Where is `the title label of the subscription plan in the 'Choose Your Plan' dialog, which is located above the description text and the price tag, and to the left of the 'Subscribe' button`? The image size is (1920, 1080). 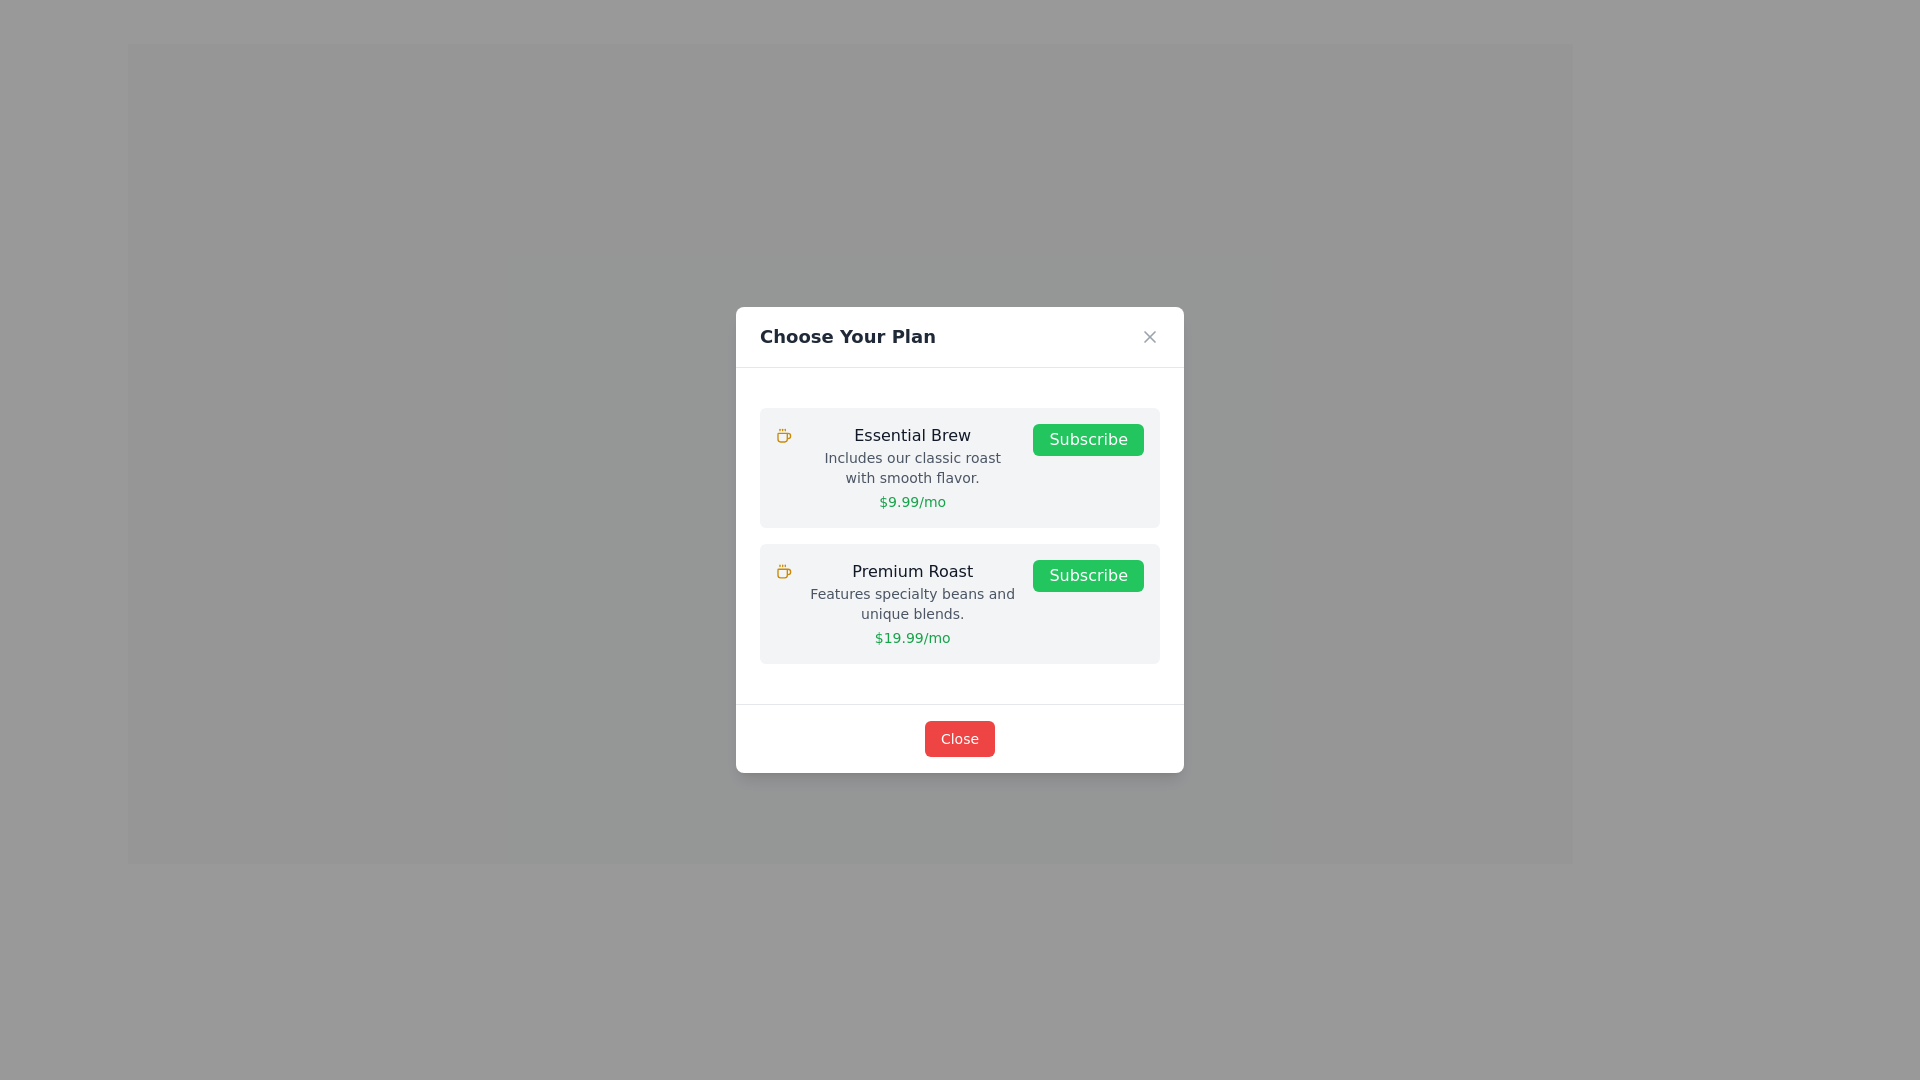 the title label of the subscription plan in the 'Choose Your Plan' dialog, which is located above the description text and the price tag, and to the left of the 'Subscribe' button is located at coordinates (911, 434).